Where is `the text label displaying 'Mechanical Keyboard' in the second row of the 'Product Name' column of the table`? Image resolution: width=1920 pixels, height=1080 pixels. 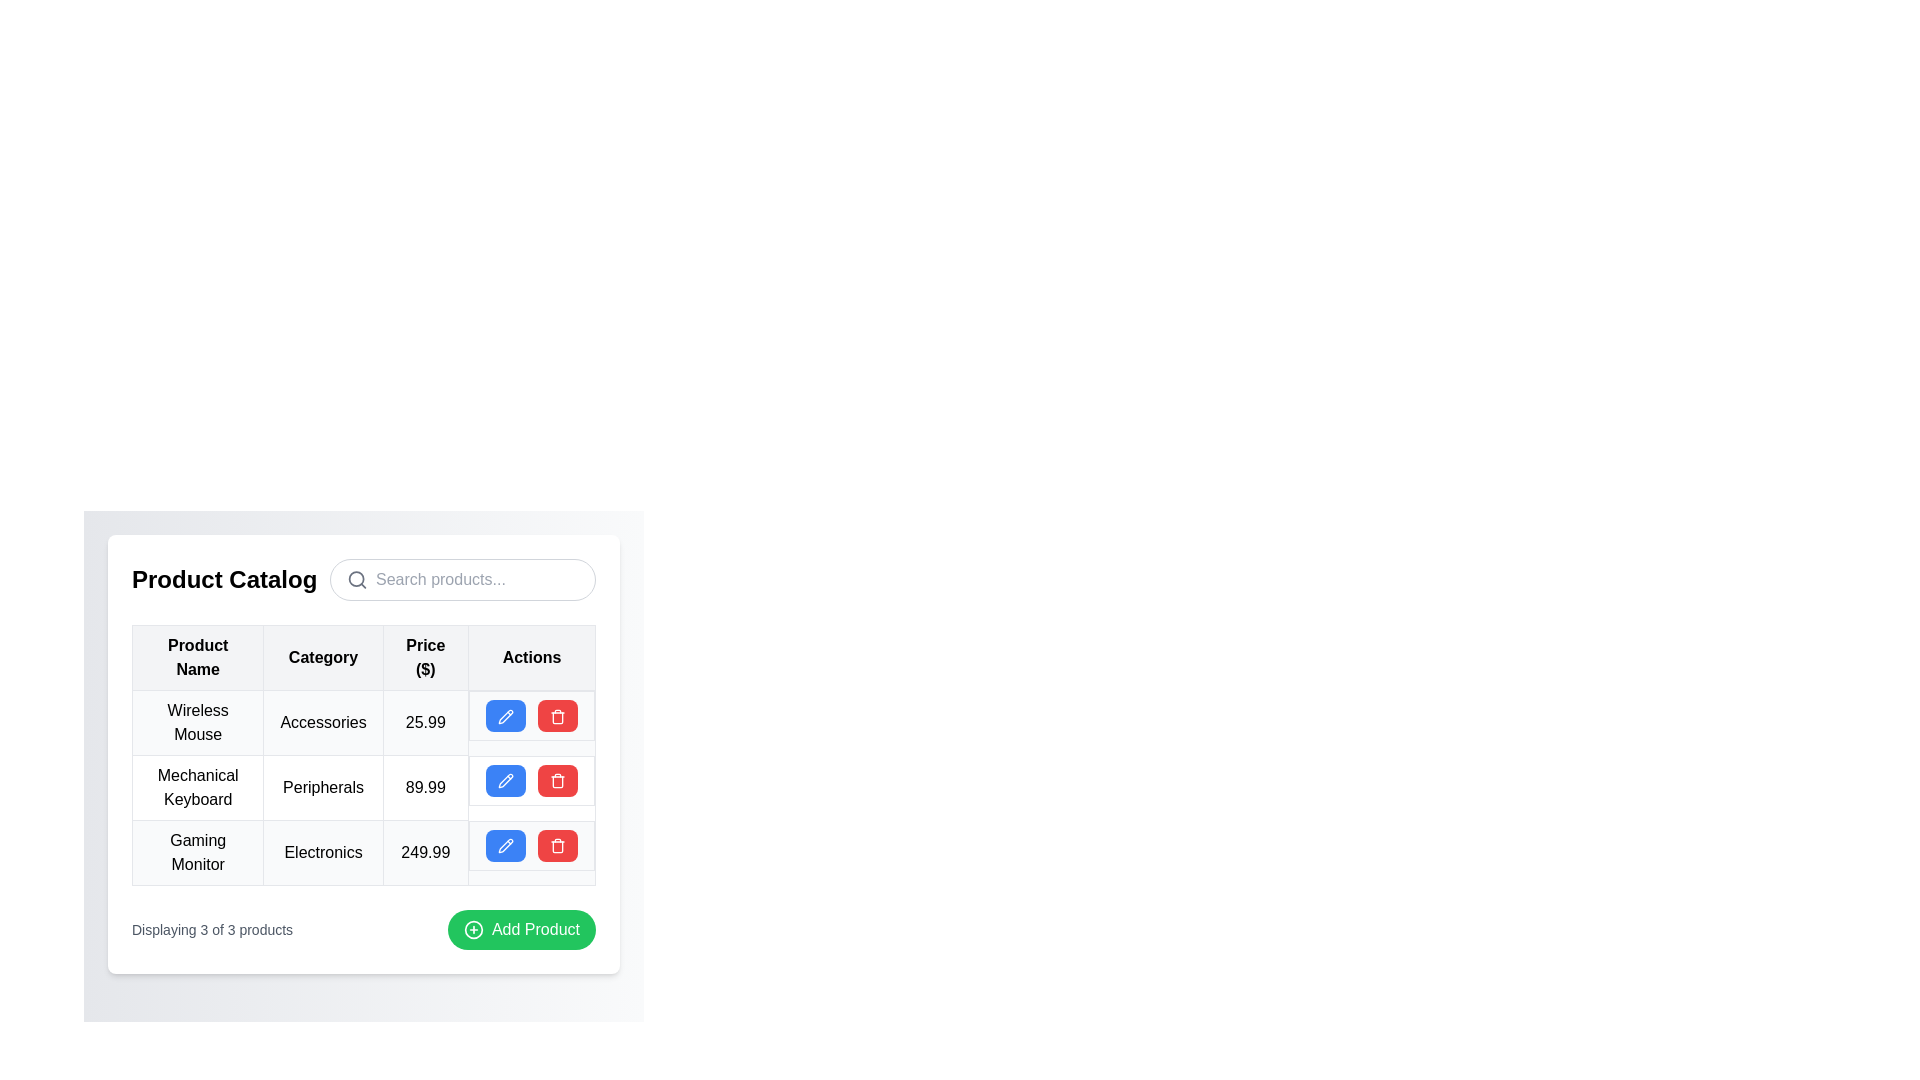
the text label displaying 'Mechanical Keyboard' in the second row of the 'Product Name' column of the table is located at coordinates (198, 786).